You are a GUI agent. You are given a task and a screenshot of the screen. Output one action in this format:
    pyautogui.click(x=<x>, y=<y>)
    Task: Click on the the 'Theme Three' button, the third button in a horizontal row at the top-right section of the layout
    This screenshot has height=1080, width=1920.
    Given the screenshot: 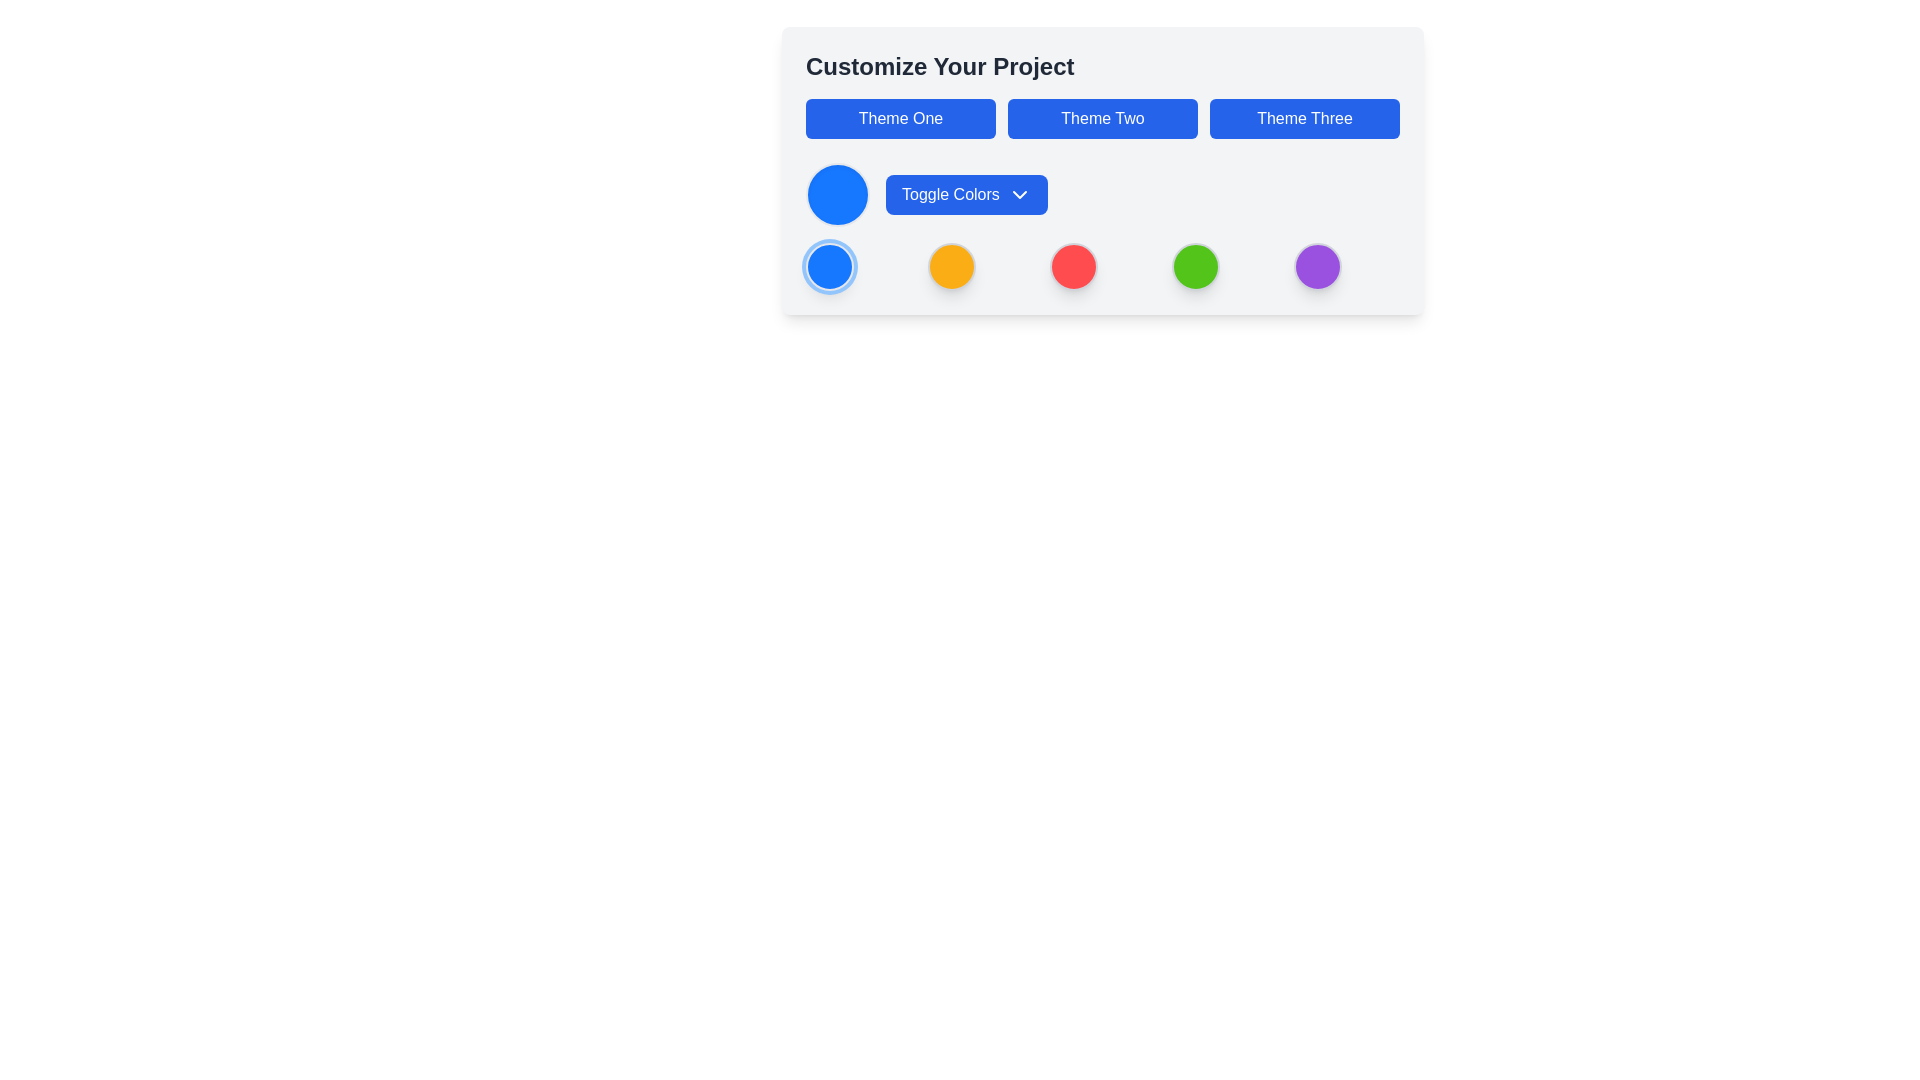 What is the action you would take?
    pyautogui.click(x=1305, y=119)
    